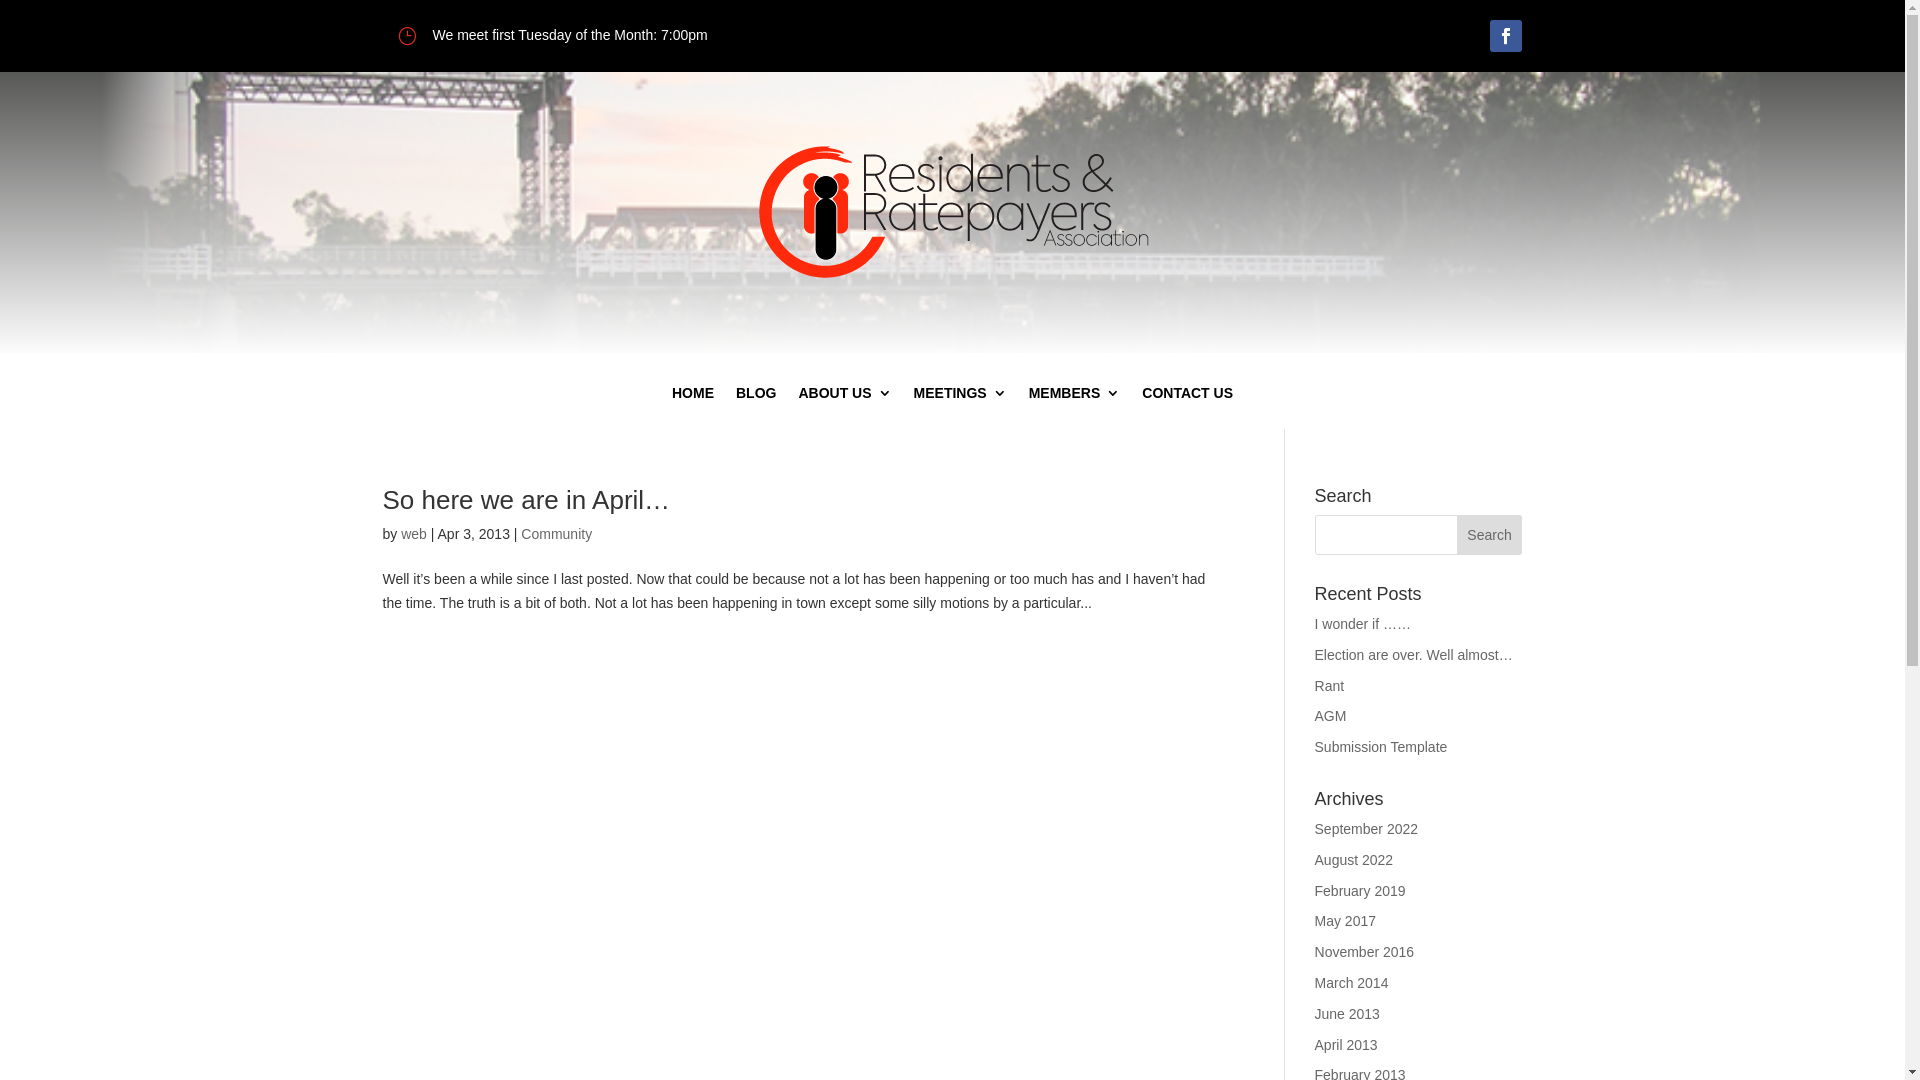 Image resolution: width=1920 pixels, height=1080 pixels. What do you see at coordinates (1352, 982) in the screenshot?
I see `'March 2014'` at bounding box center [1352, 982].